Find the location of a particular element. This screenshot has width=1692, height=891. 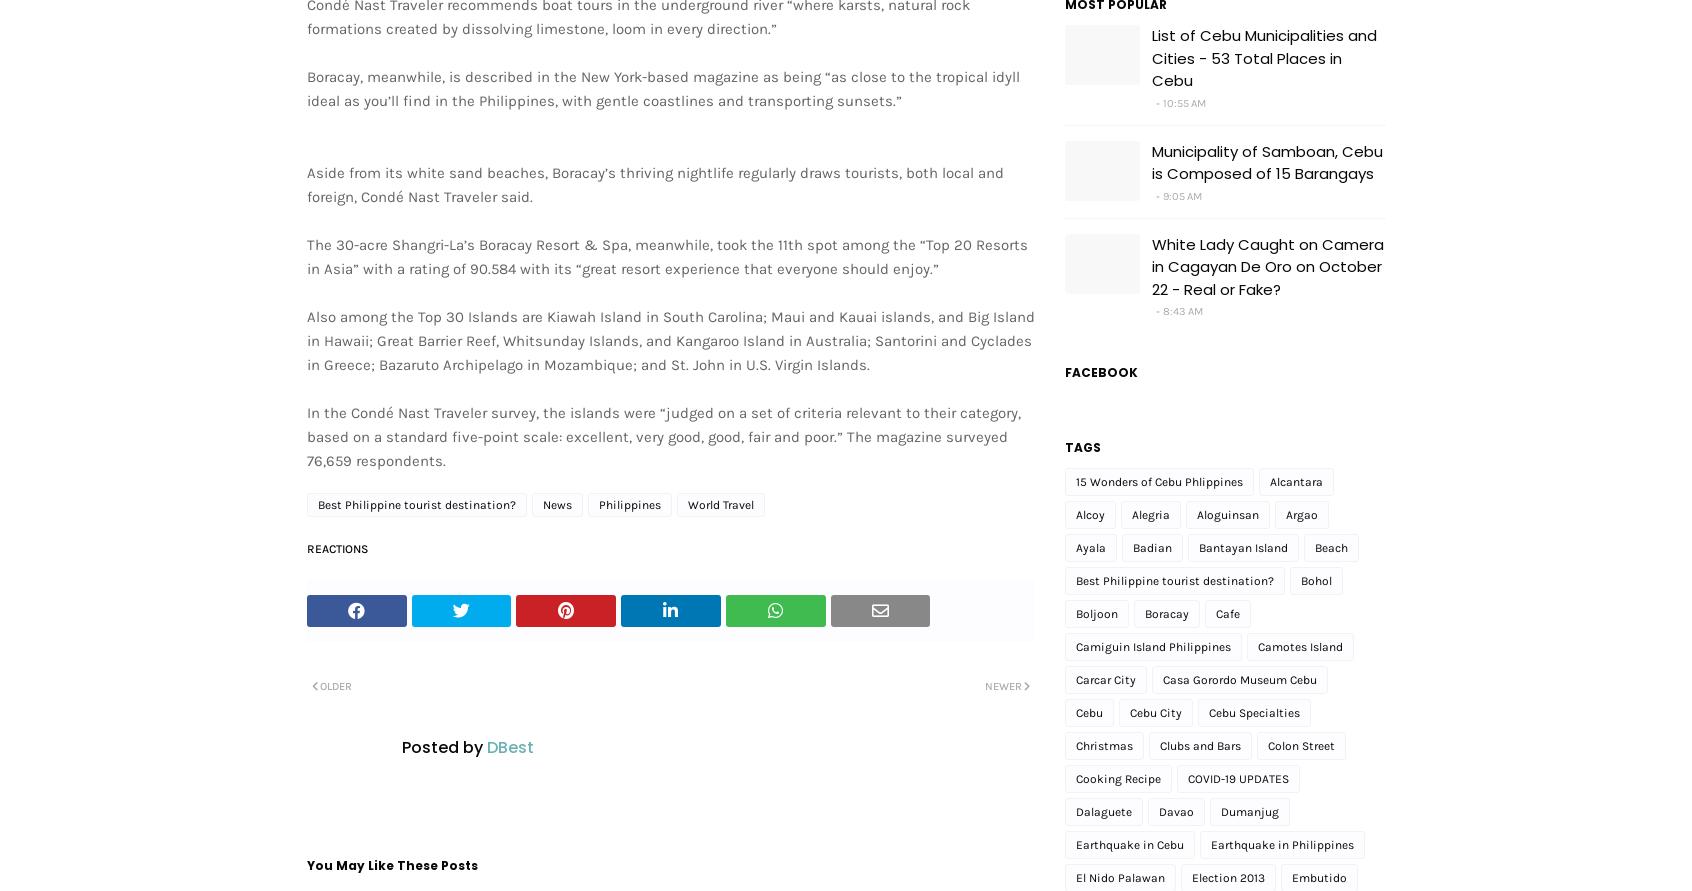

'Reactions' is located at coordinates (336, 549).